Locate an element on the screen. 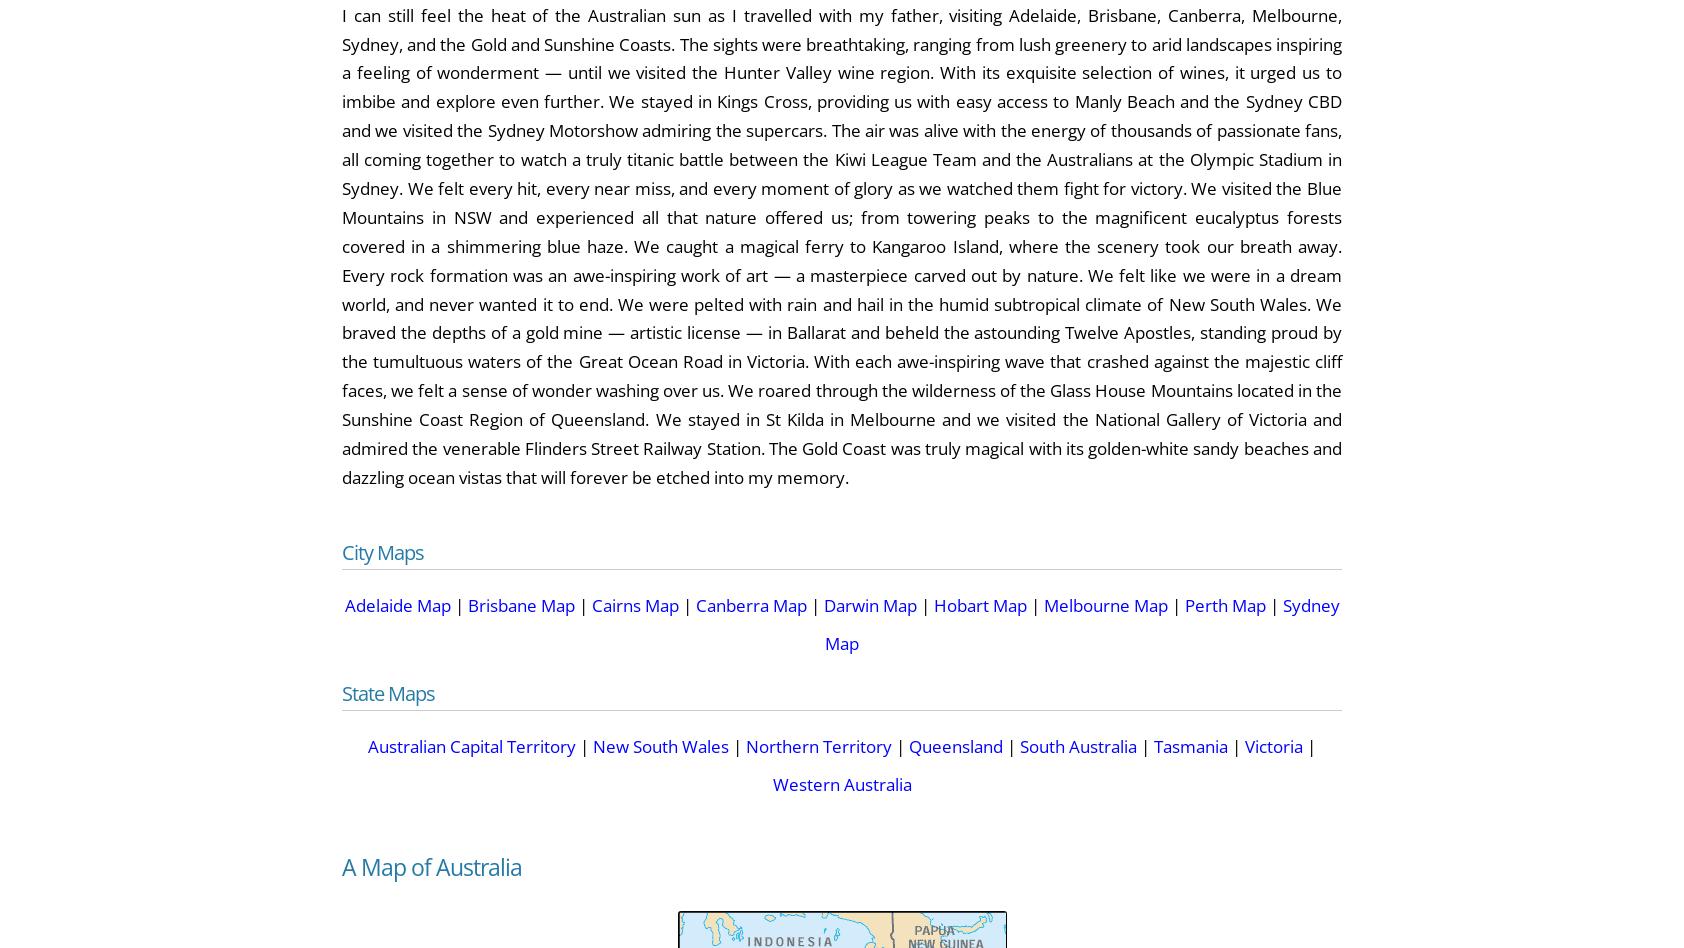  'Brisbane Map' is located at coordinates (519, 603).